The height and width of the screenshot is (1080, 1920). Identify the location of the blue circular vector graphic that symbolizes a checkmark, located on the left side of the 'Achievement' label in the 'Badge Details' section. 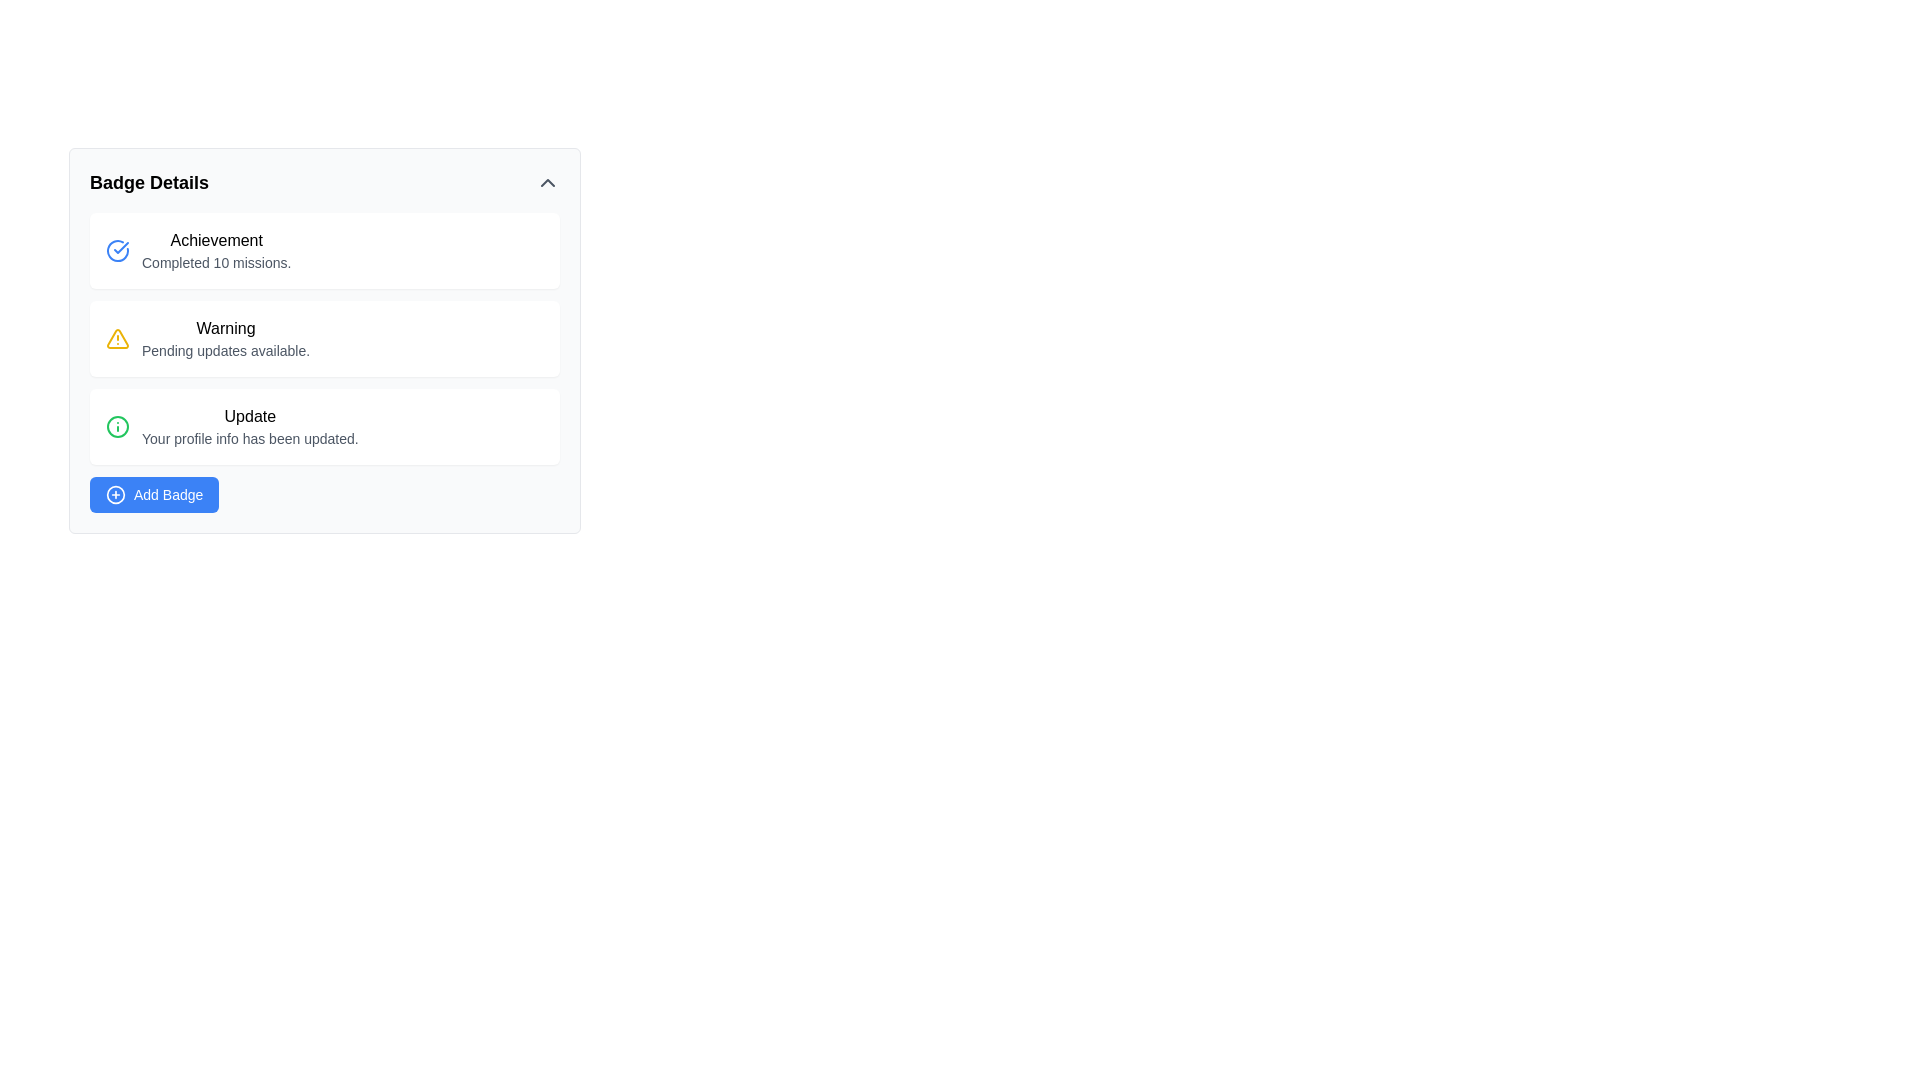
(117, 249).